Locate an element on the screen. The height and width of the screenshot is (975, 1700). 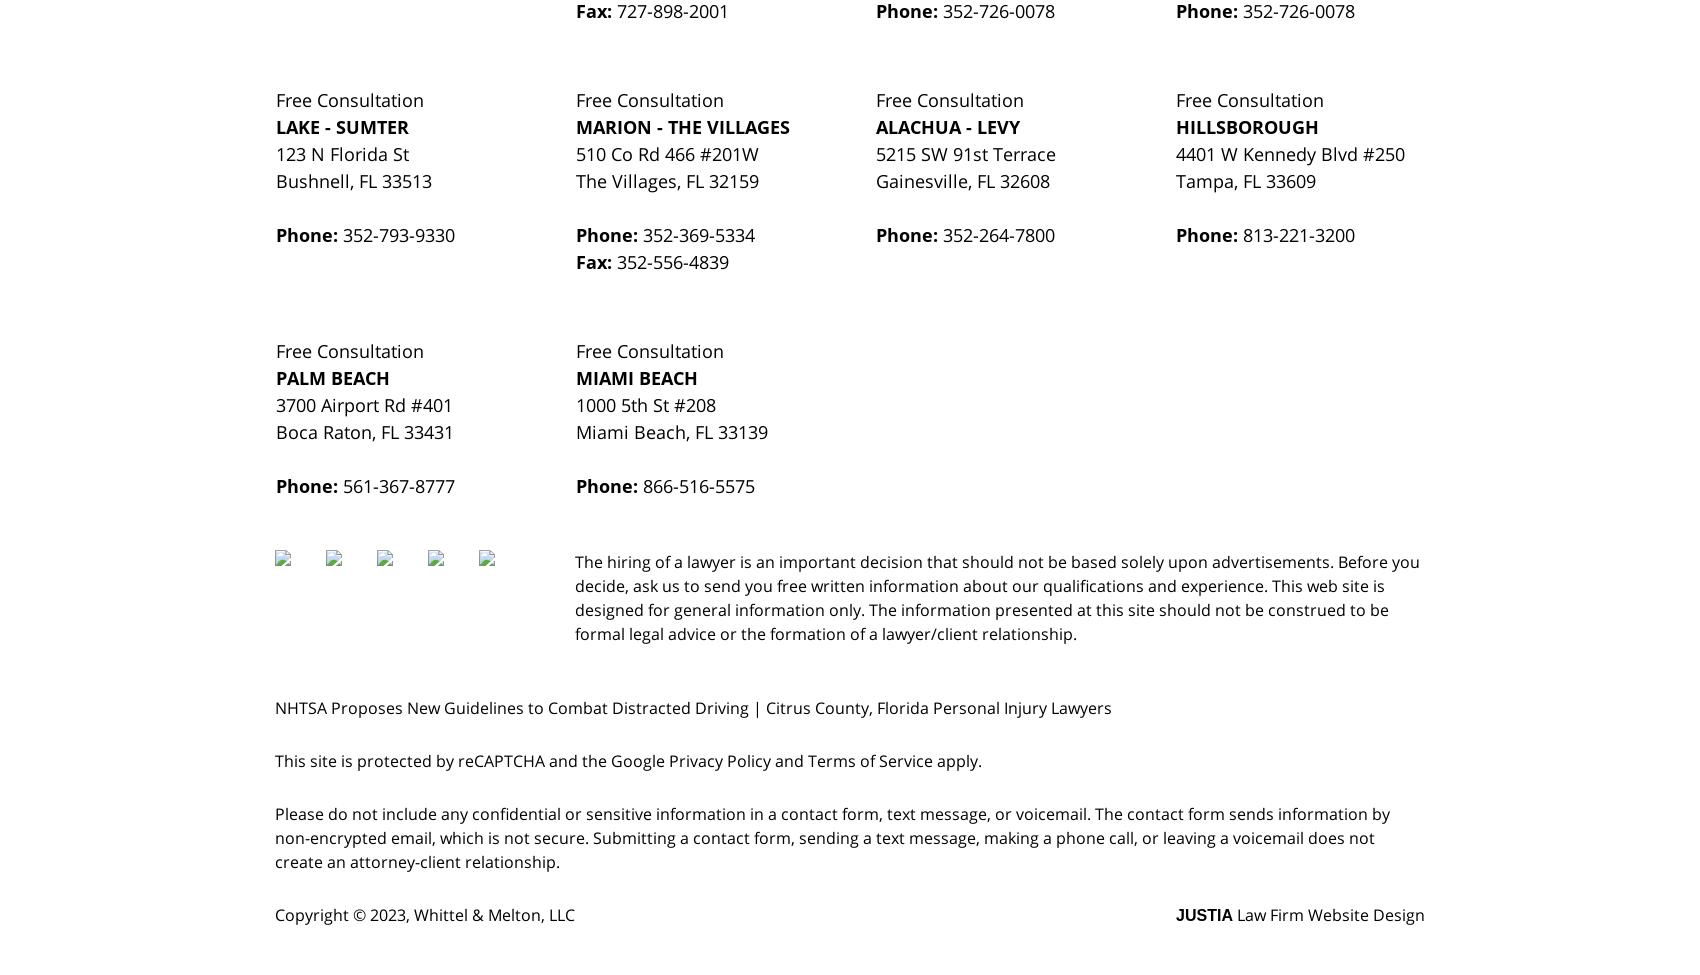
'ALACHUA - LEVY' is located at coordinates (947, 126).